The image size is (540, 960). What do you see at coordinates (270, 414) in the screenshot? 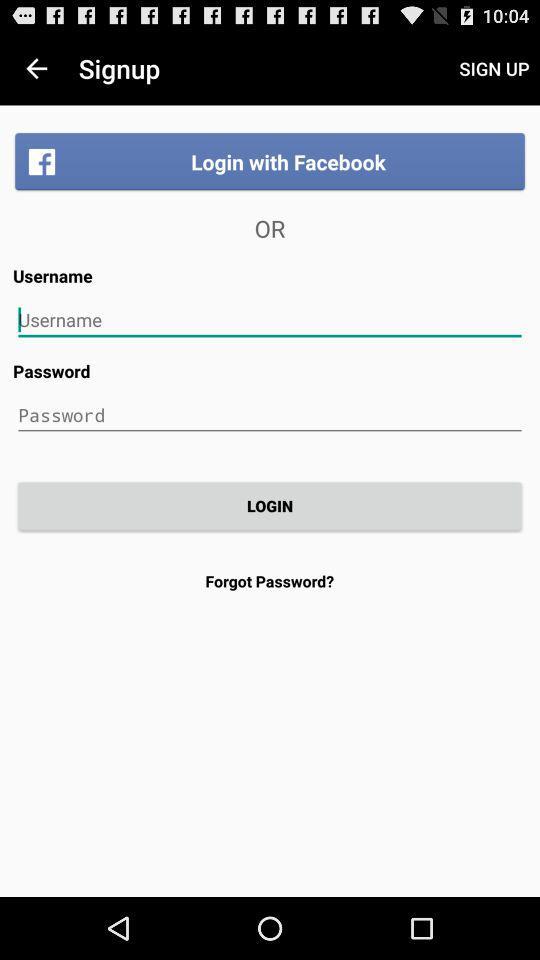
I see `password` at bounding box center [270, 414].